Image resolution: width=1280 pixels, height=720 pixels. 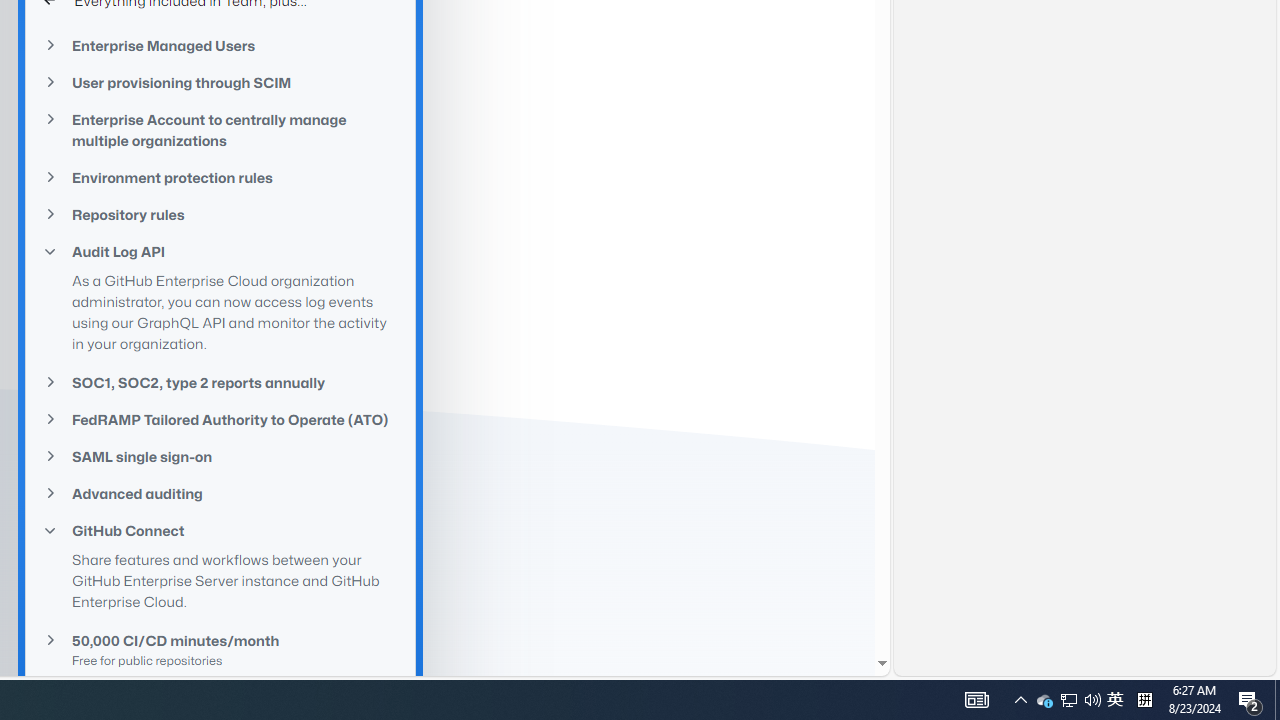 What do you see at coordinates (220, 530) in the screenshot?
I see `'GitHub Connect'` at bounding box center [220, 530].